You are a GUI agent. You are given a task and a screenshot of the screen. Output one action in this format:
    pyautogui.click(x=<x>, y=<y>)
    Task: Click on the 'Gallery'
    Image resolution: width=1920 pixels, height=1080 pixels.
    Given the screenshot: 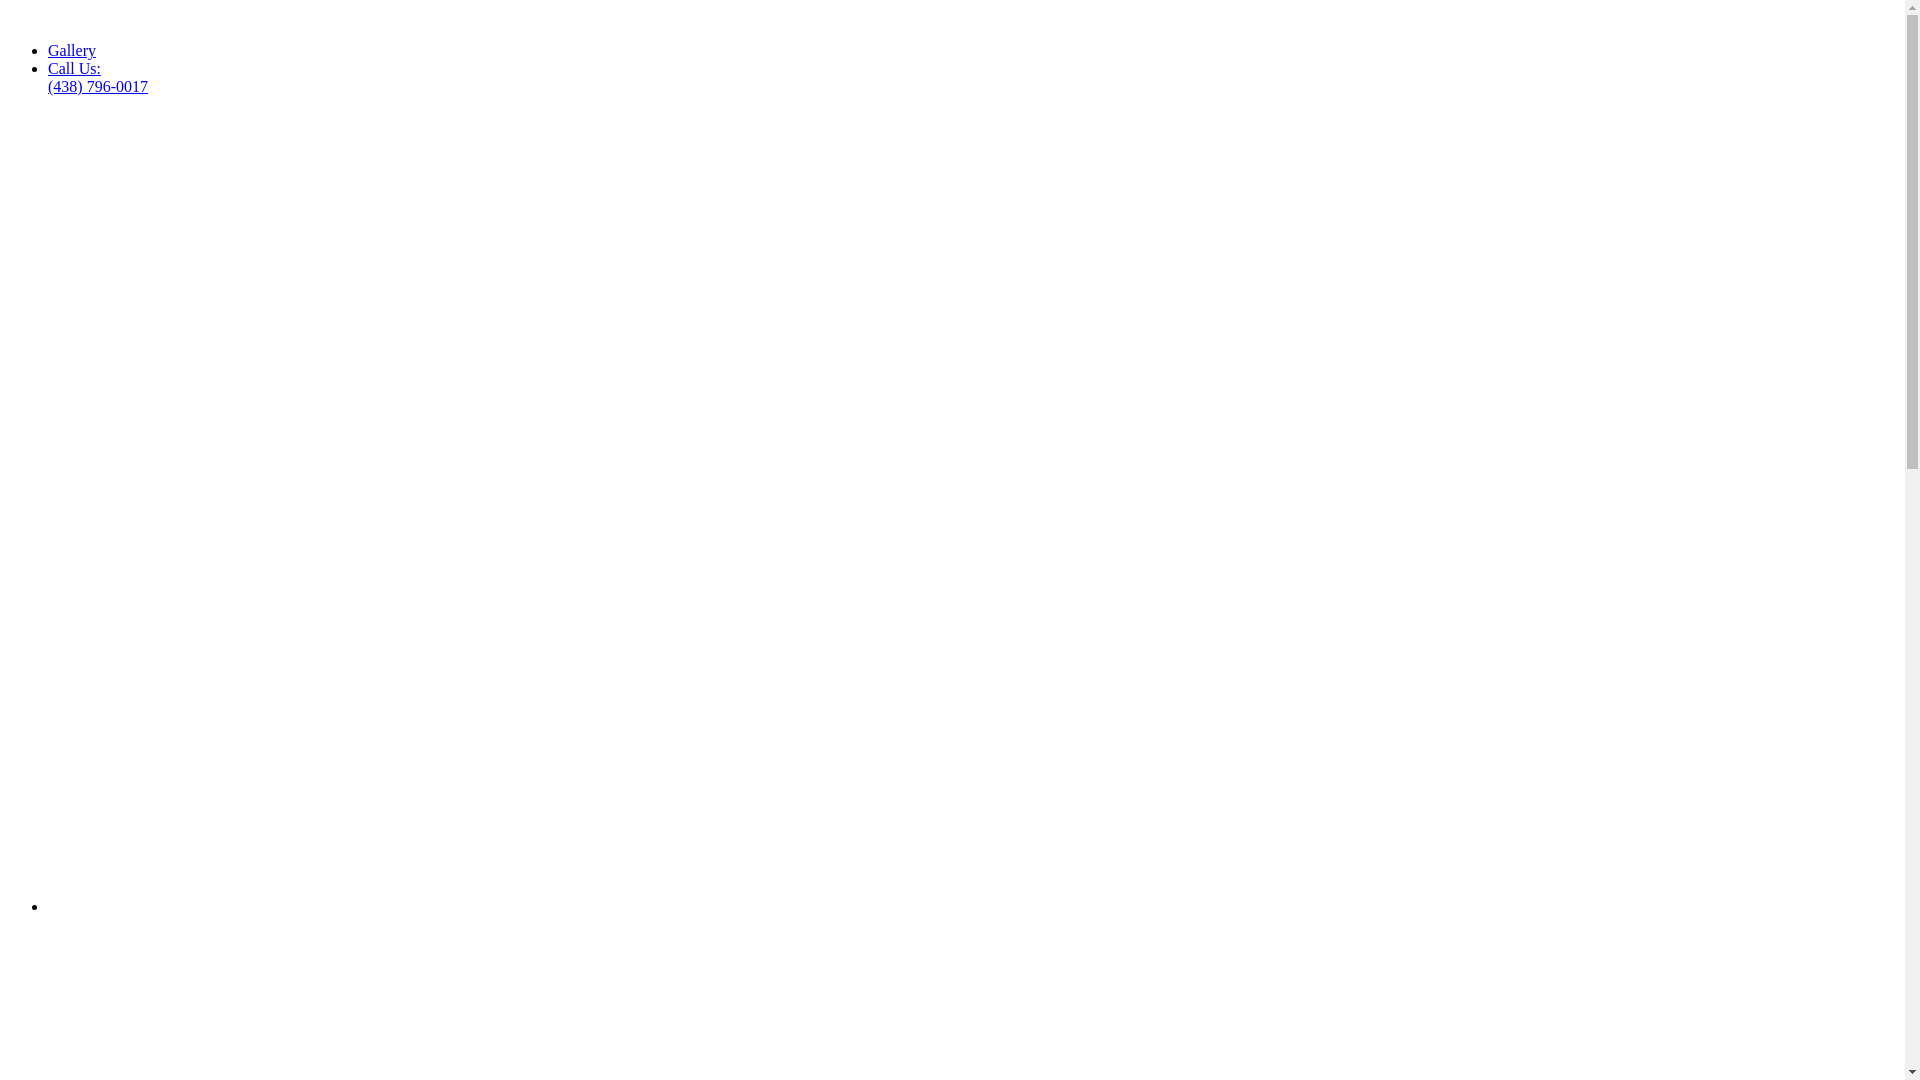 What is the action you would take?
    pyautogui.click(x=72, y=49)
    